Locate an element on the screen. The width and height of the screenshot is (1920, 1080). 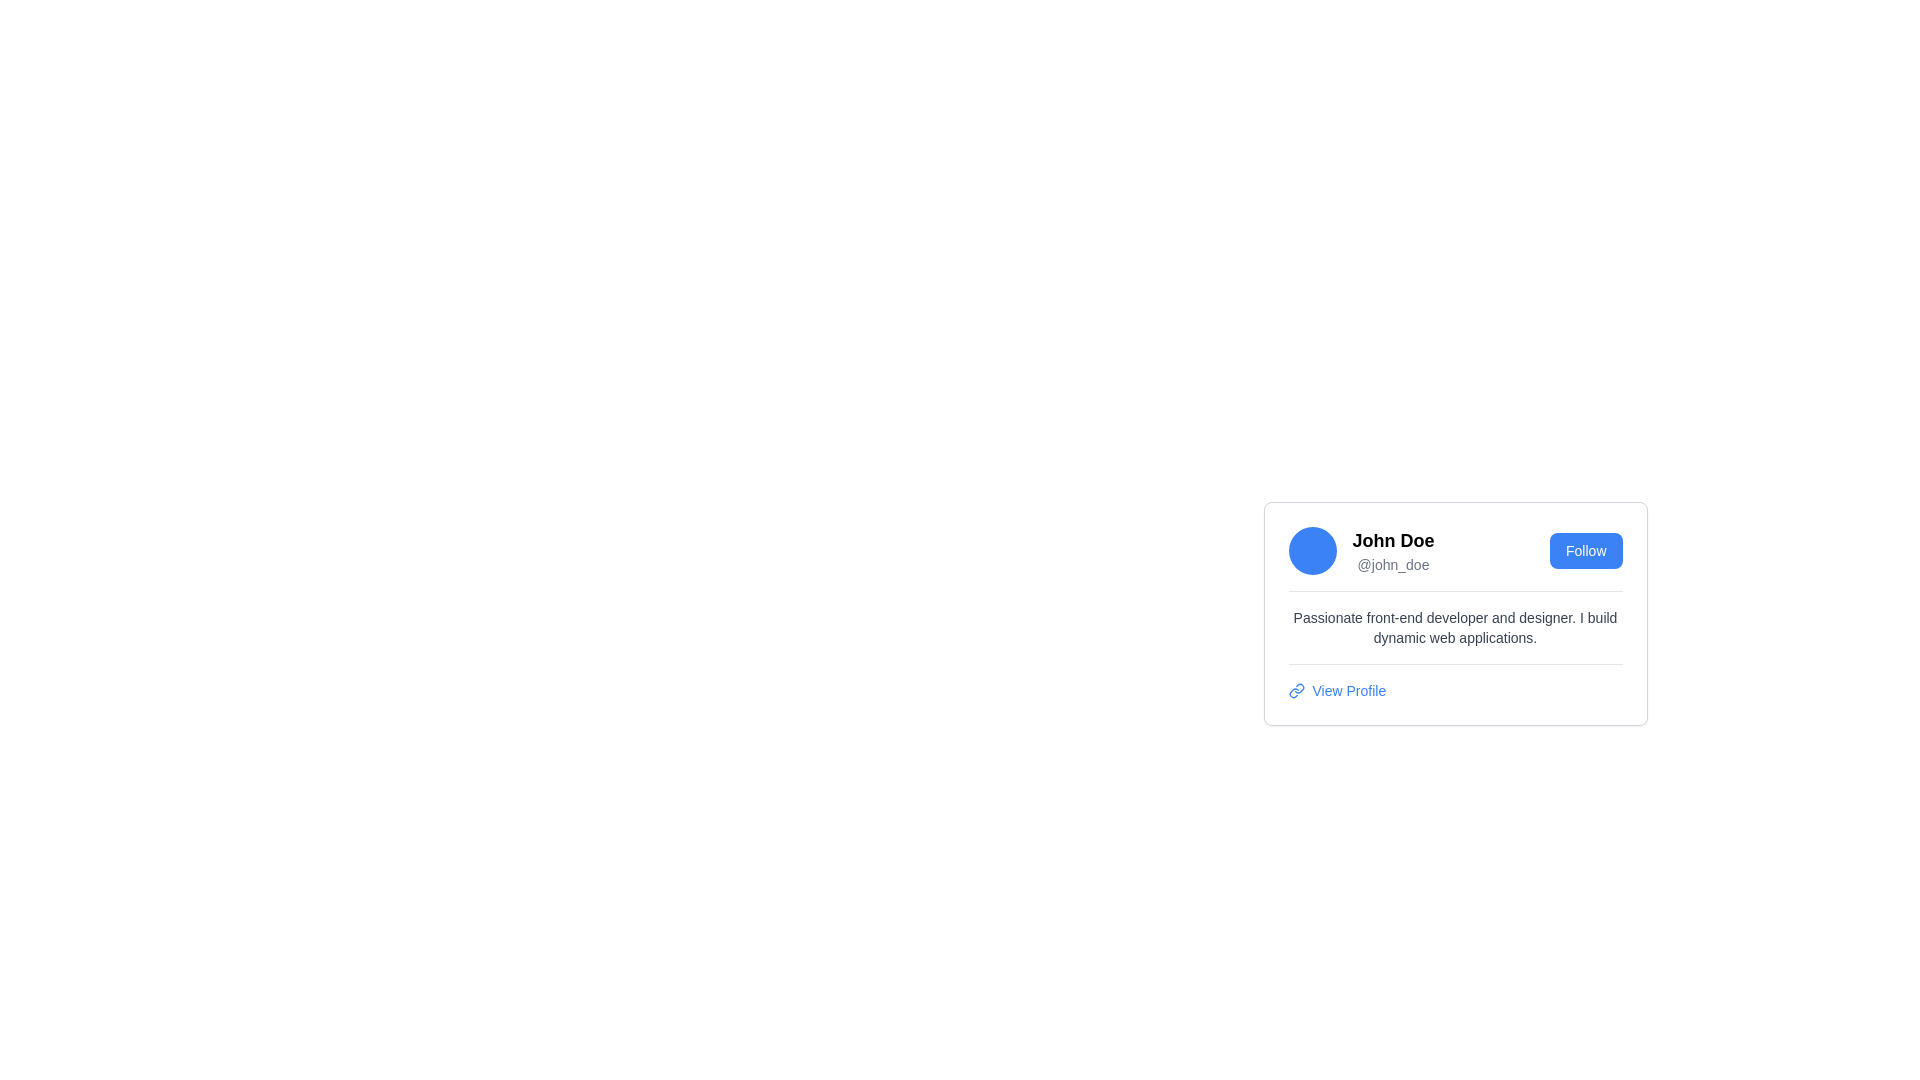
the username identifier '@john_doe' displayed in a small sans-serif font beneath 'John Doe' on the profile card is located at coordinates (1392, 564).